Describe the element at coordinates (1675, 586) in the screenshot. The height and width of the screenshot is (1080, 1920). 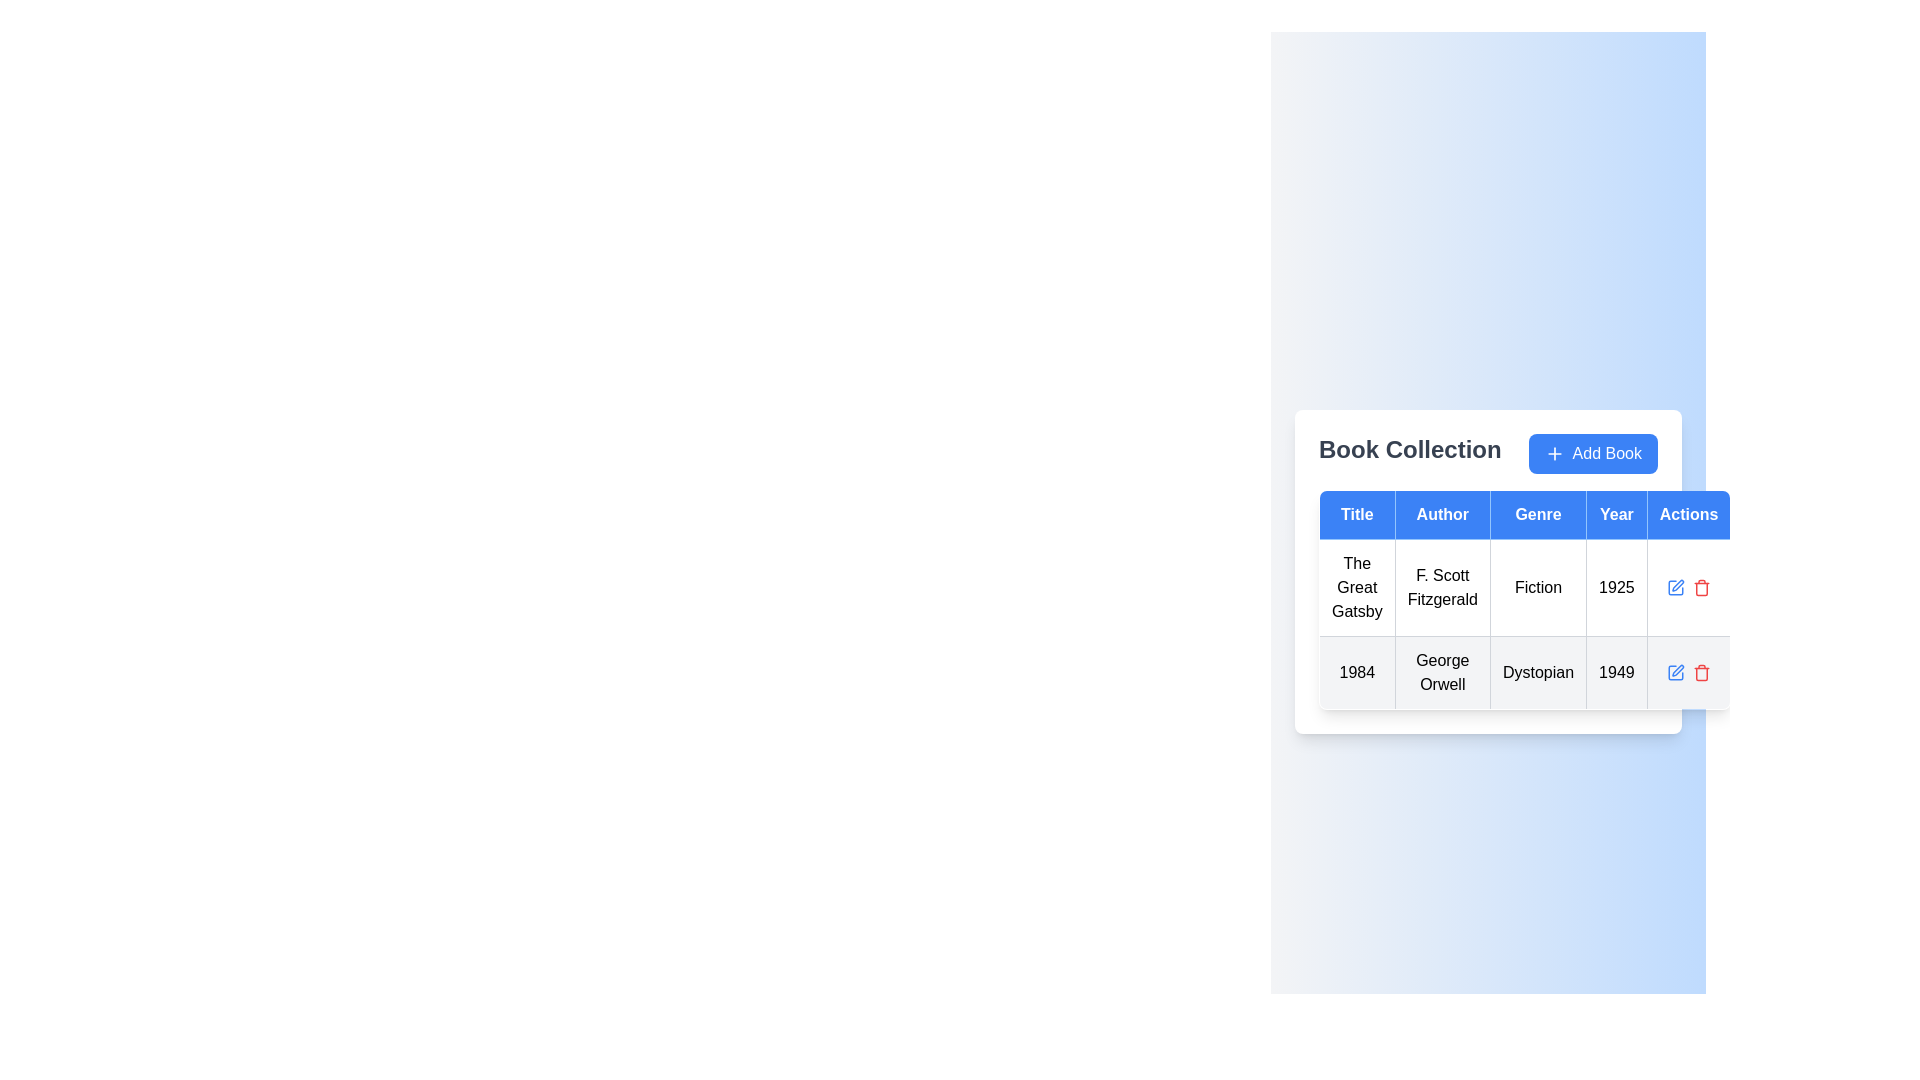
I see `the edit icon located in the 'Actions' column of the second row of the table to initiate an edit action` at that location.